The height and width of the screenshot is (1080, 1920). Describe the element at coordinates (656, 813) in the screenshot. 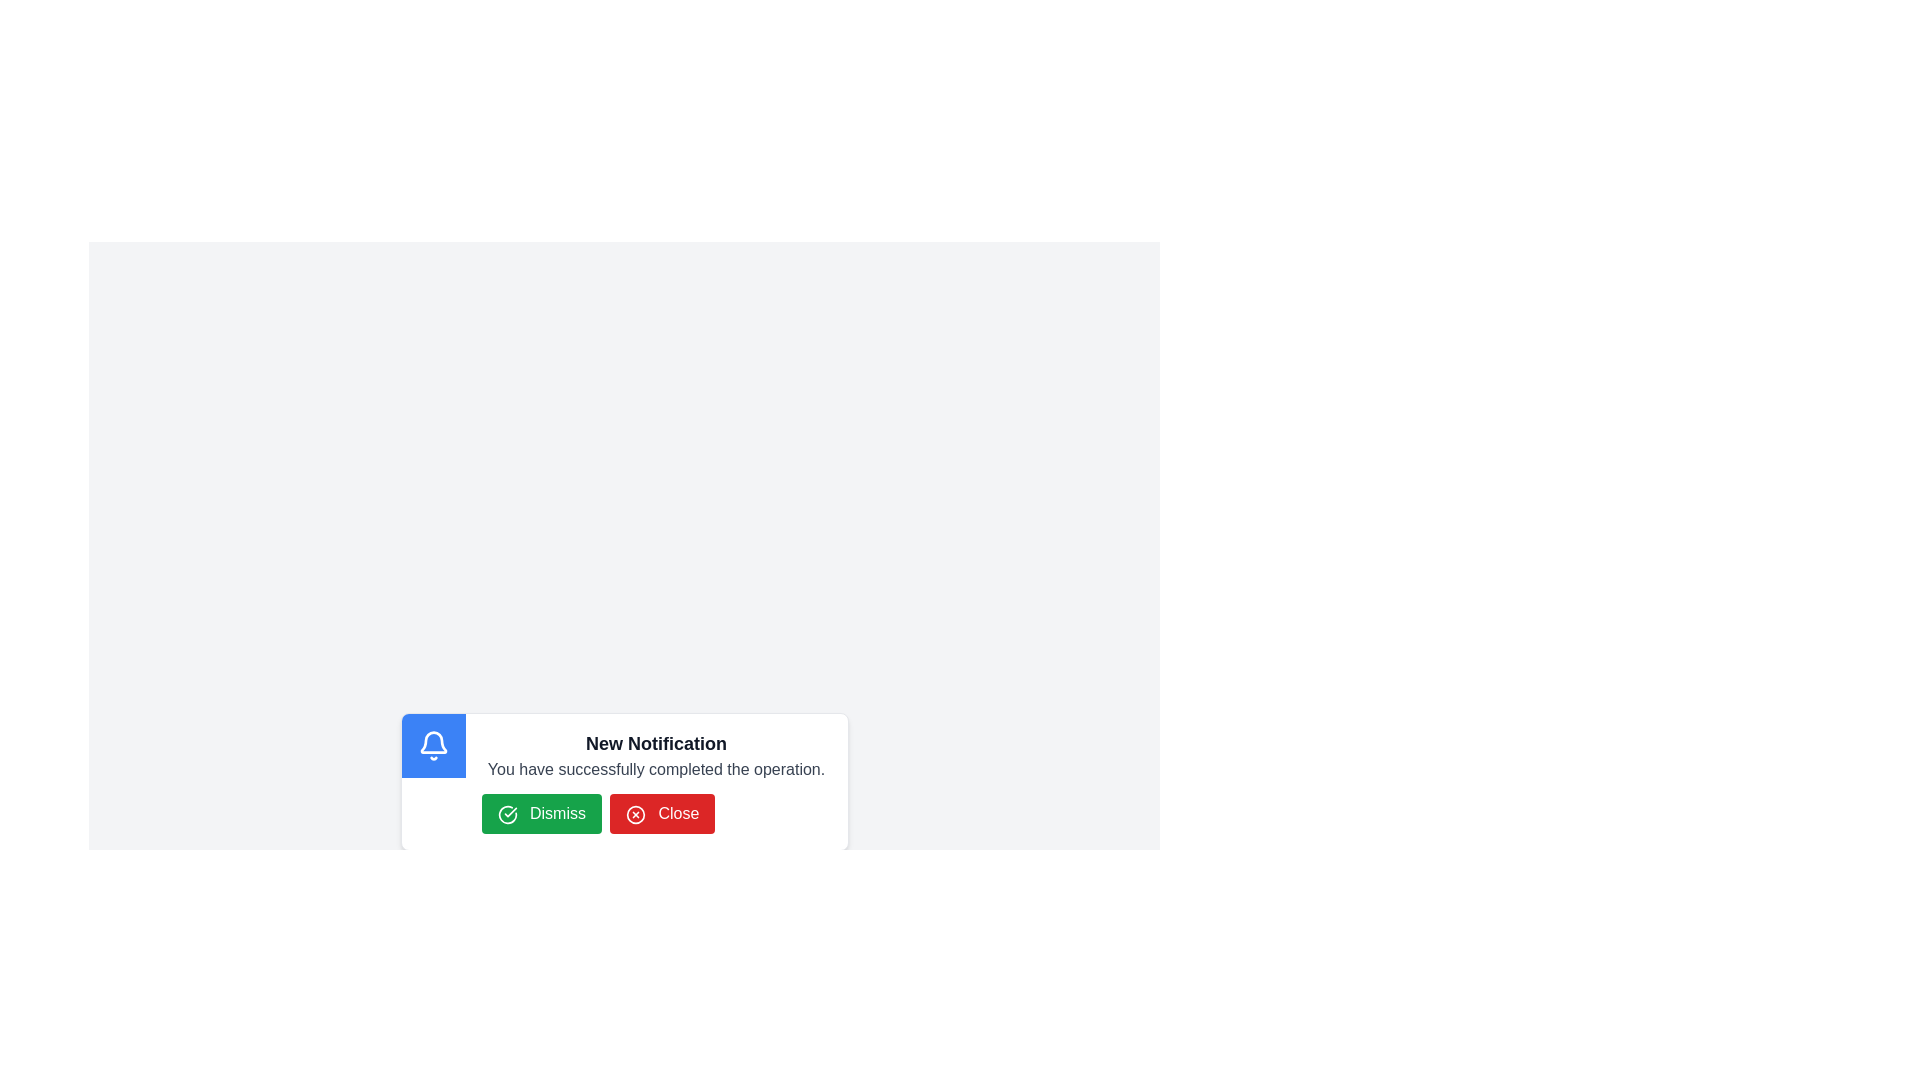

I see `the button group located at the bottom of the notification card, which provides options to dismiss or close the notification` at that location.